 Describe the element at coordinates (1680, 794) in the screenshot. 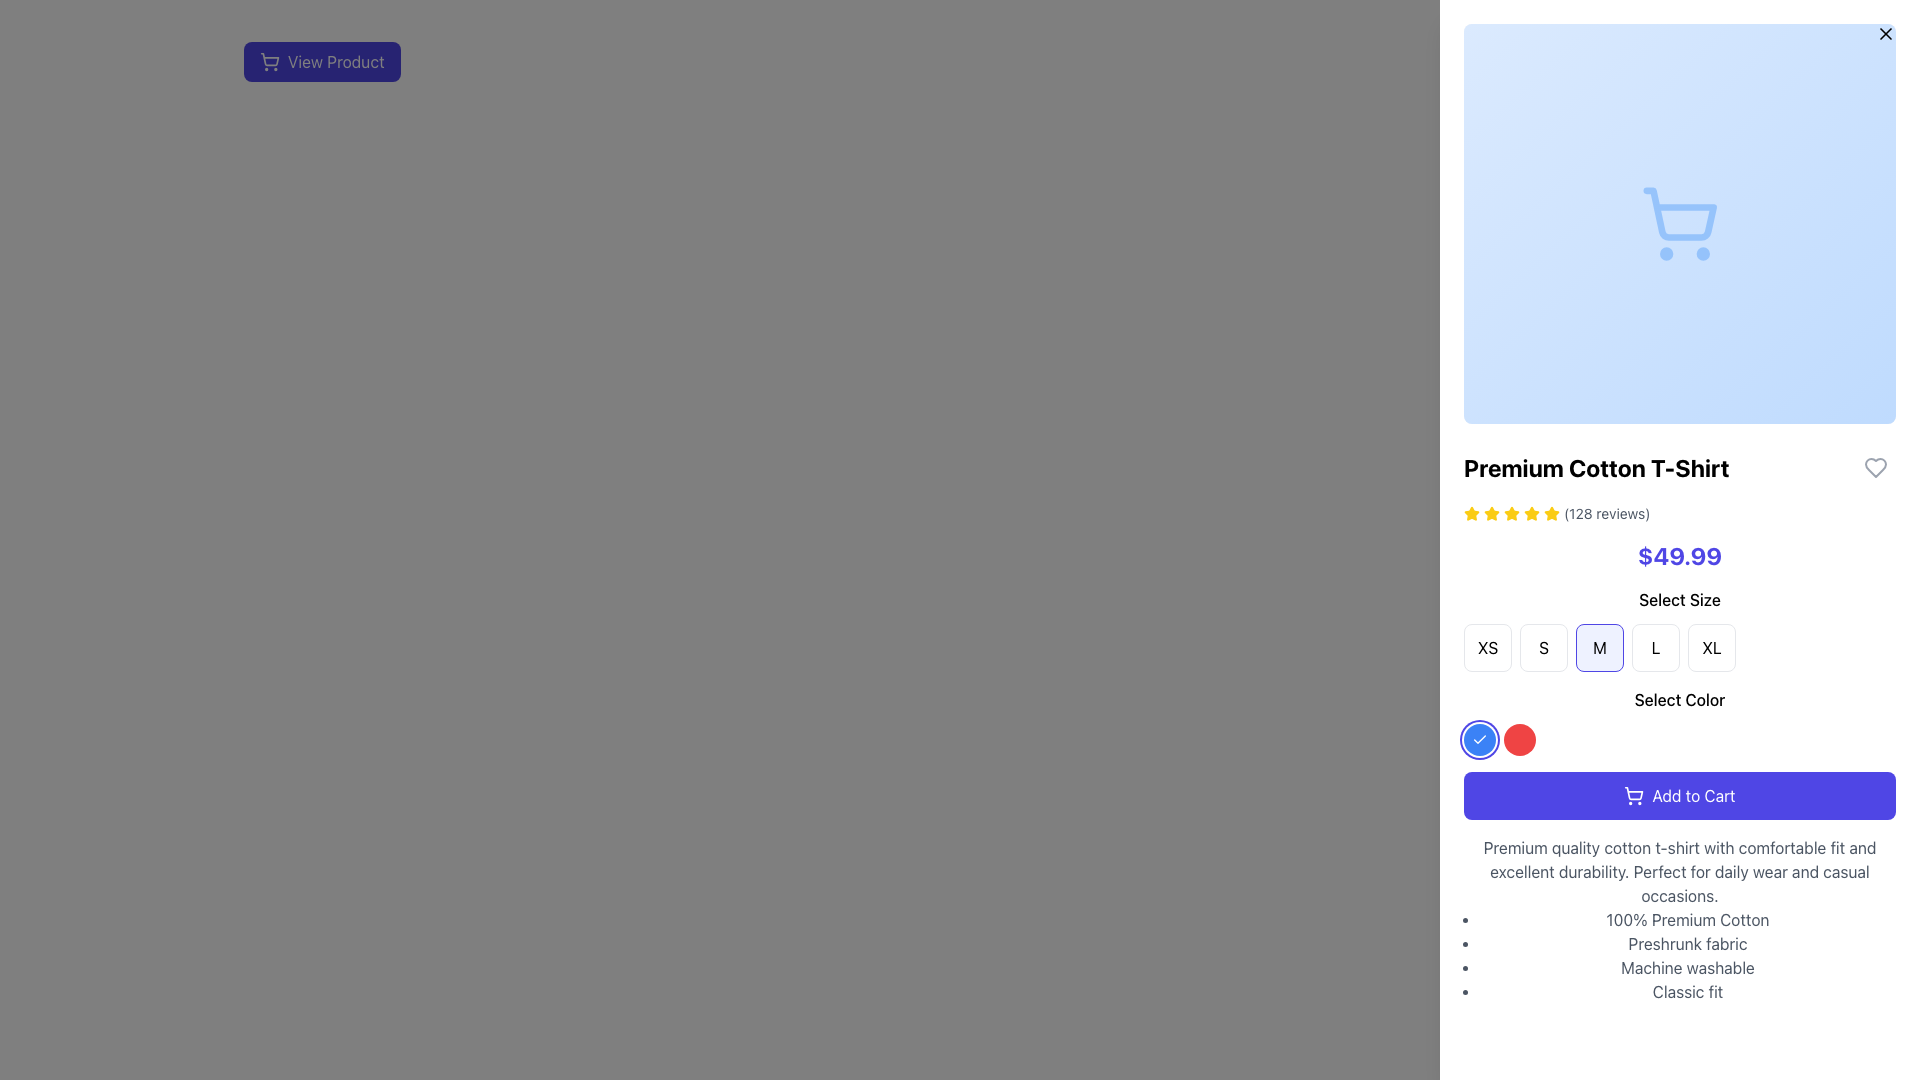

I see `the 'Add to Cart' button with a shopping cart icon` at that location.